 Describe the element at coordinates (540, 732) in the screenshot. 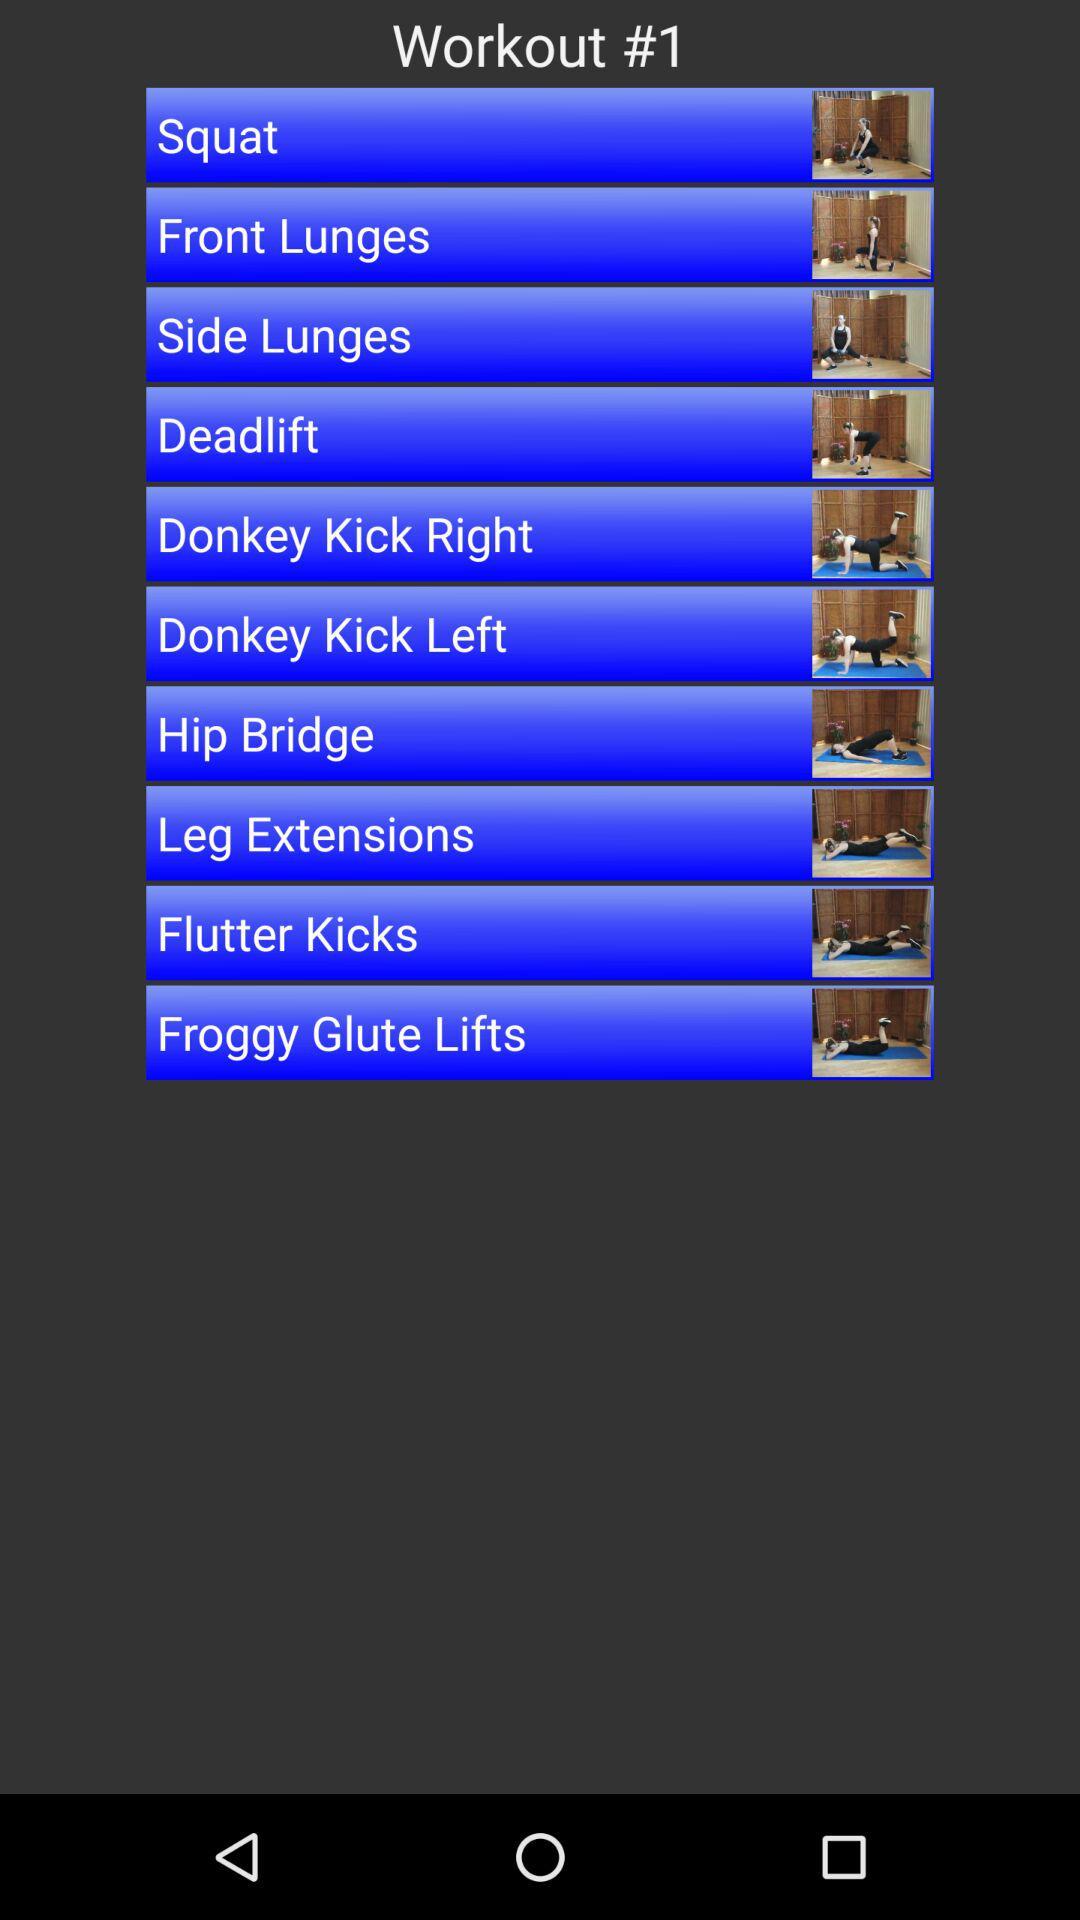

I see `the icon above the leg extensions item` at that location.